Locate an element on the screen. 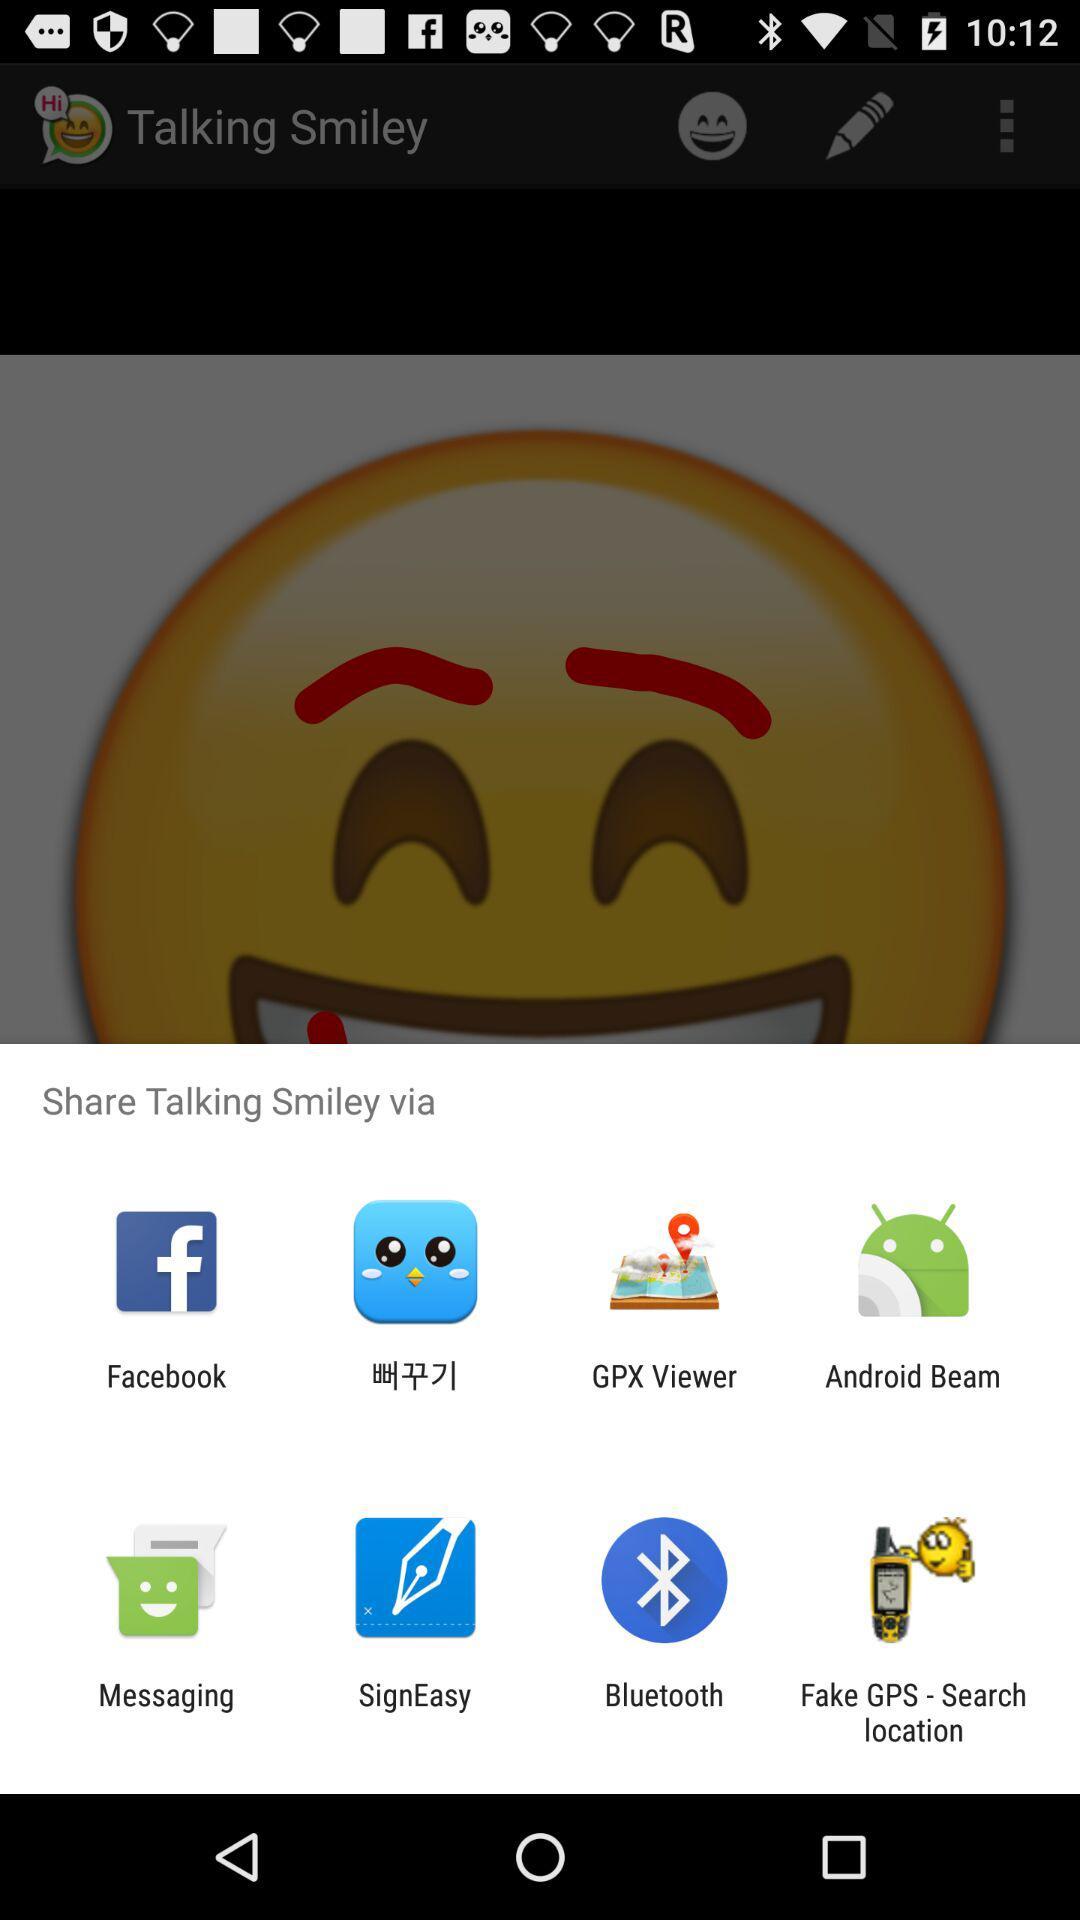 The height and width of the screenshot is (1920, 1080). the app next to the android beam app is located at coordinates (664, 1392).